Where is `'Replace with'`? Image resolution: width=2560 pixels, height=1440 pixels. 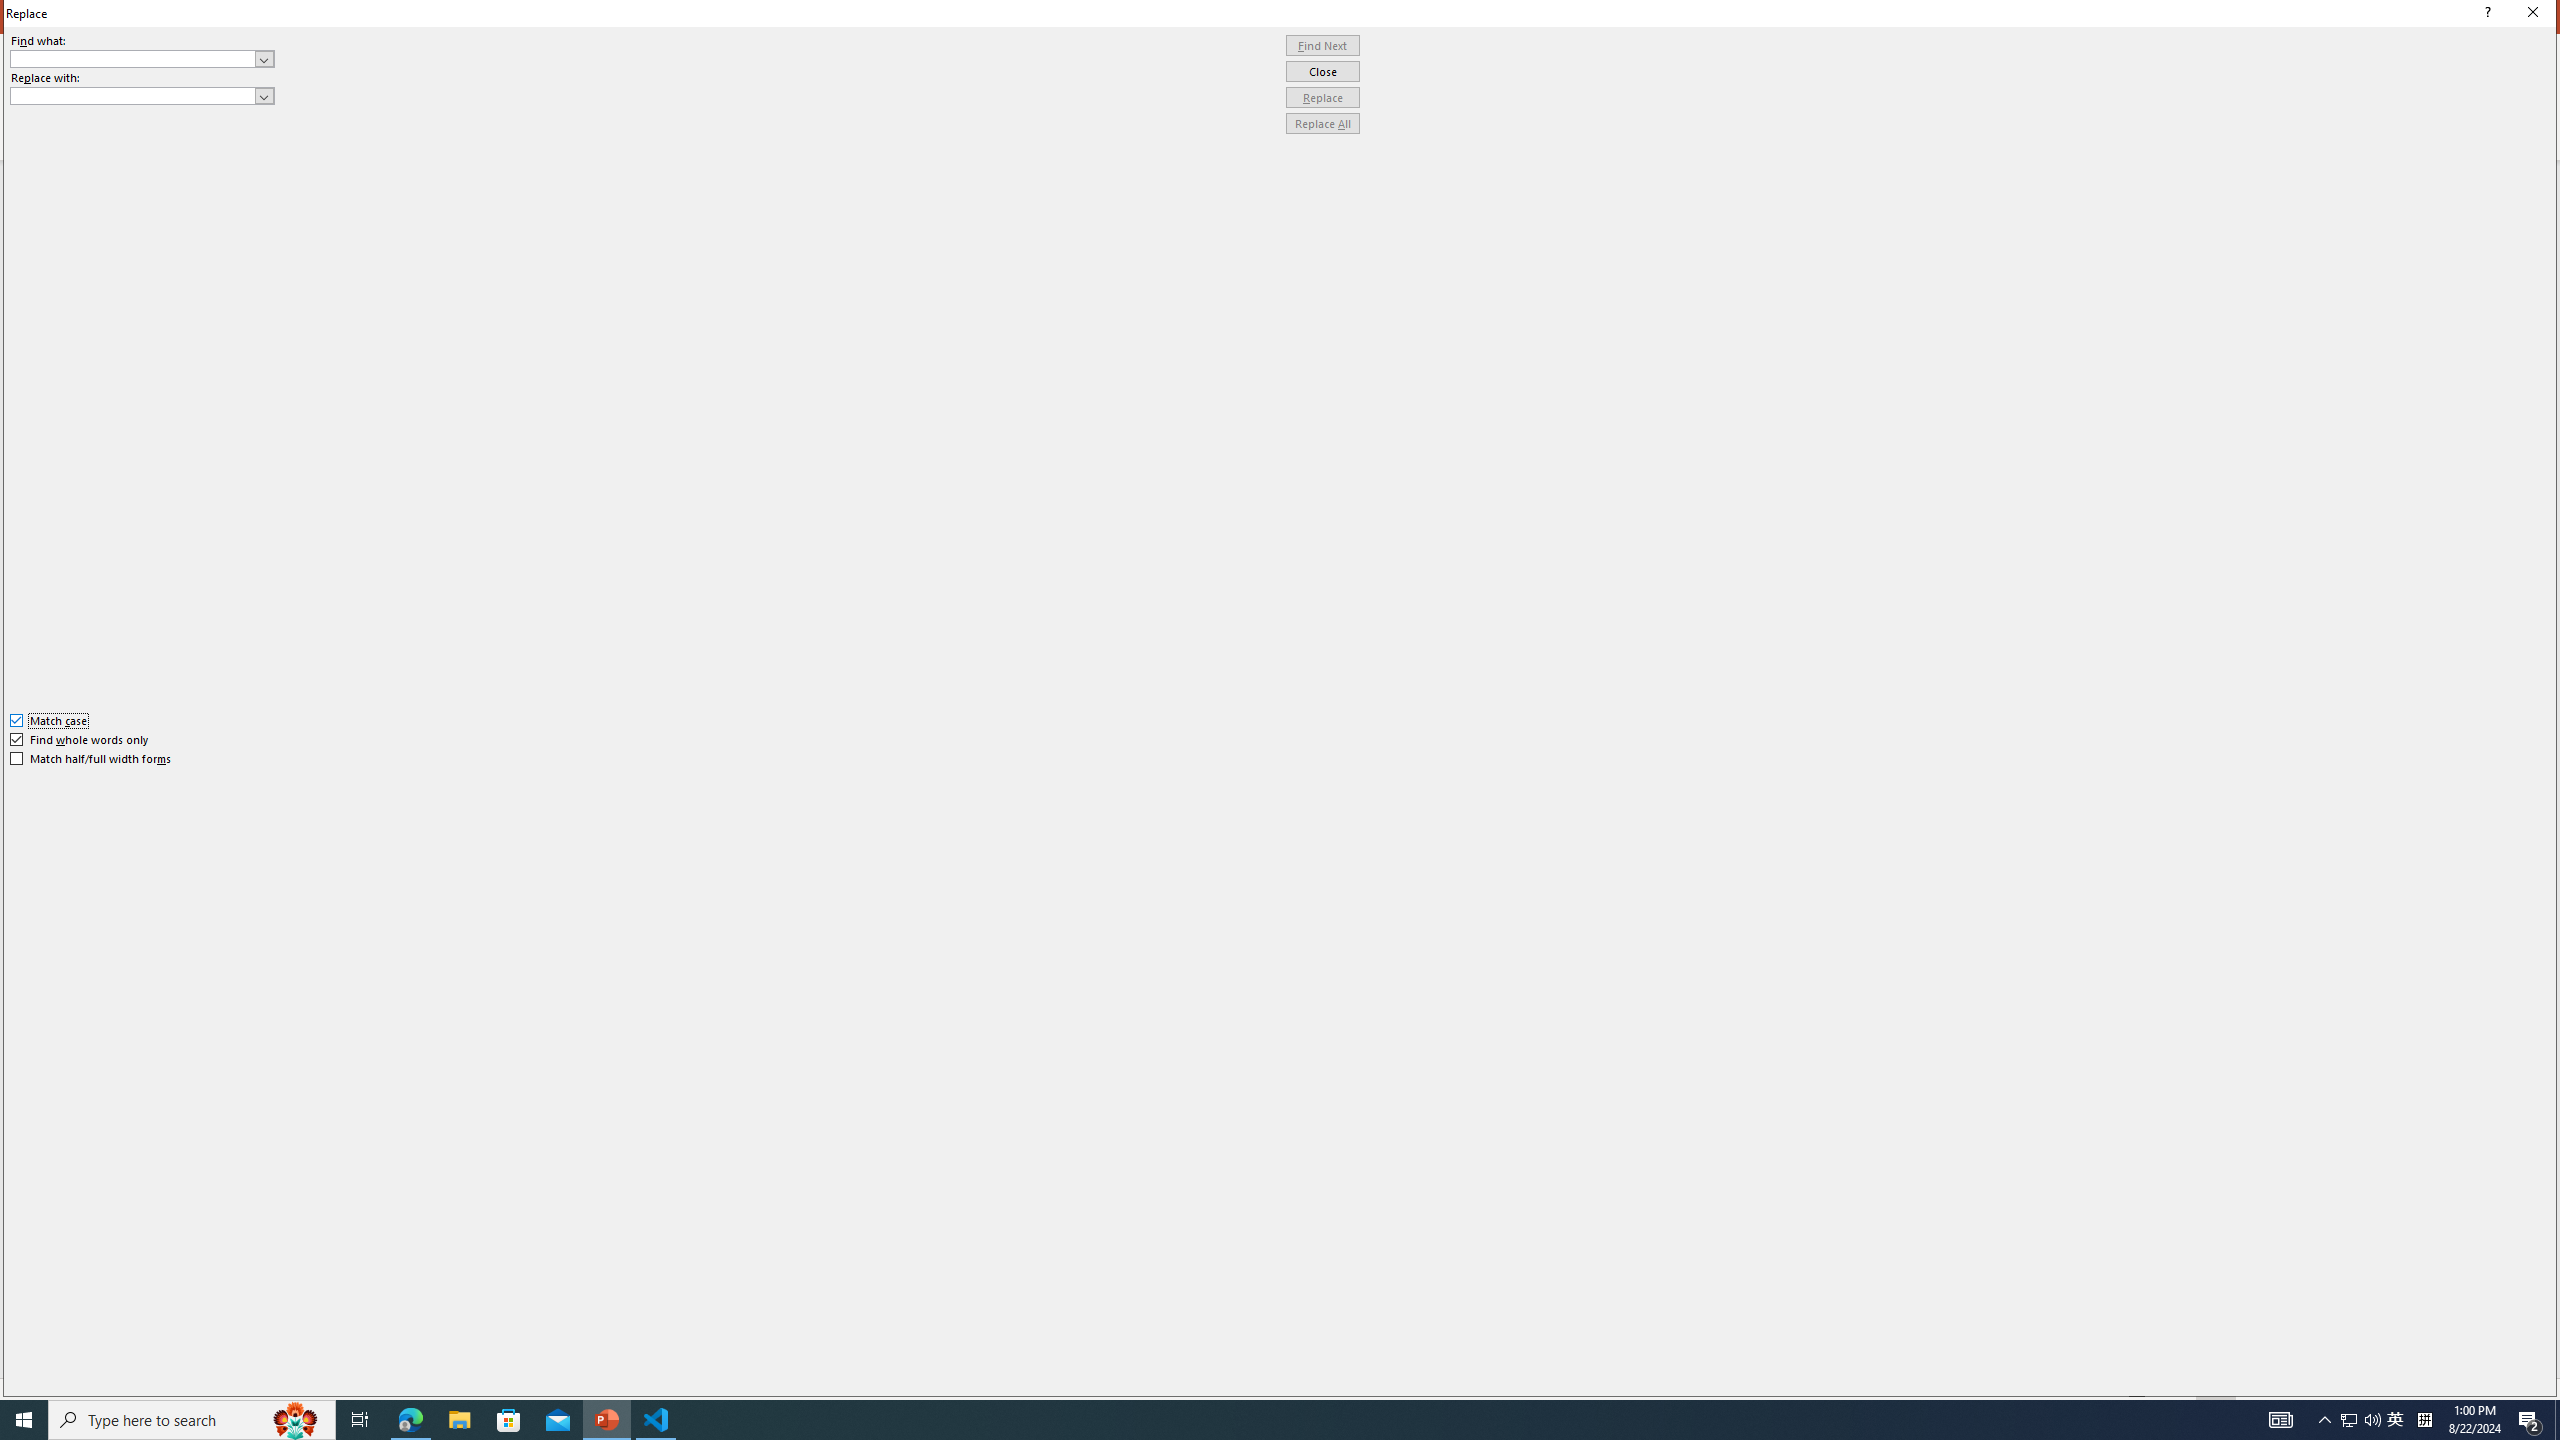
'Replace with' is located at coordinates (142, 95).